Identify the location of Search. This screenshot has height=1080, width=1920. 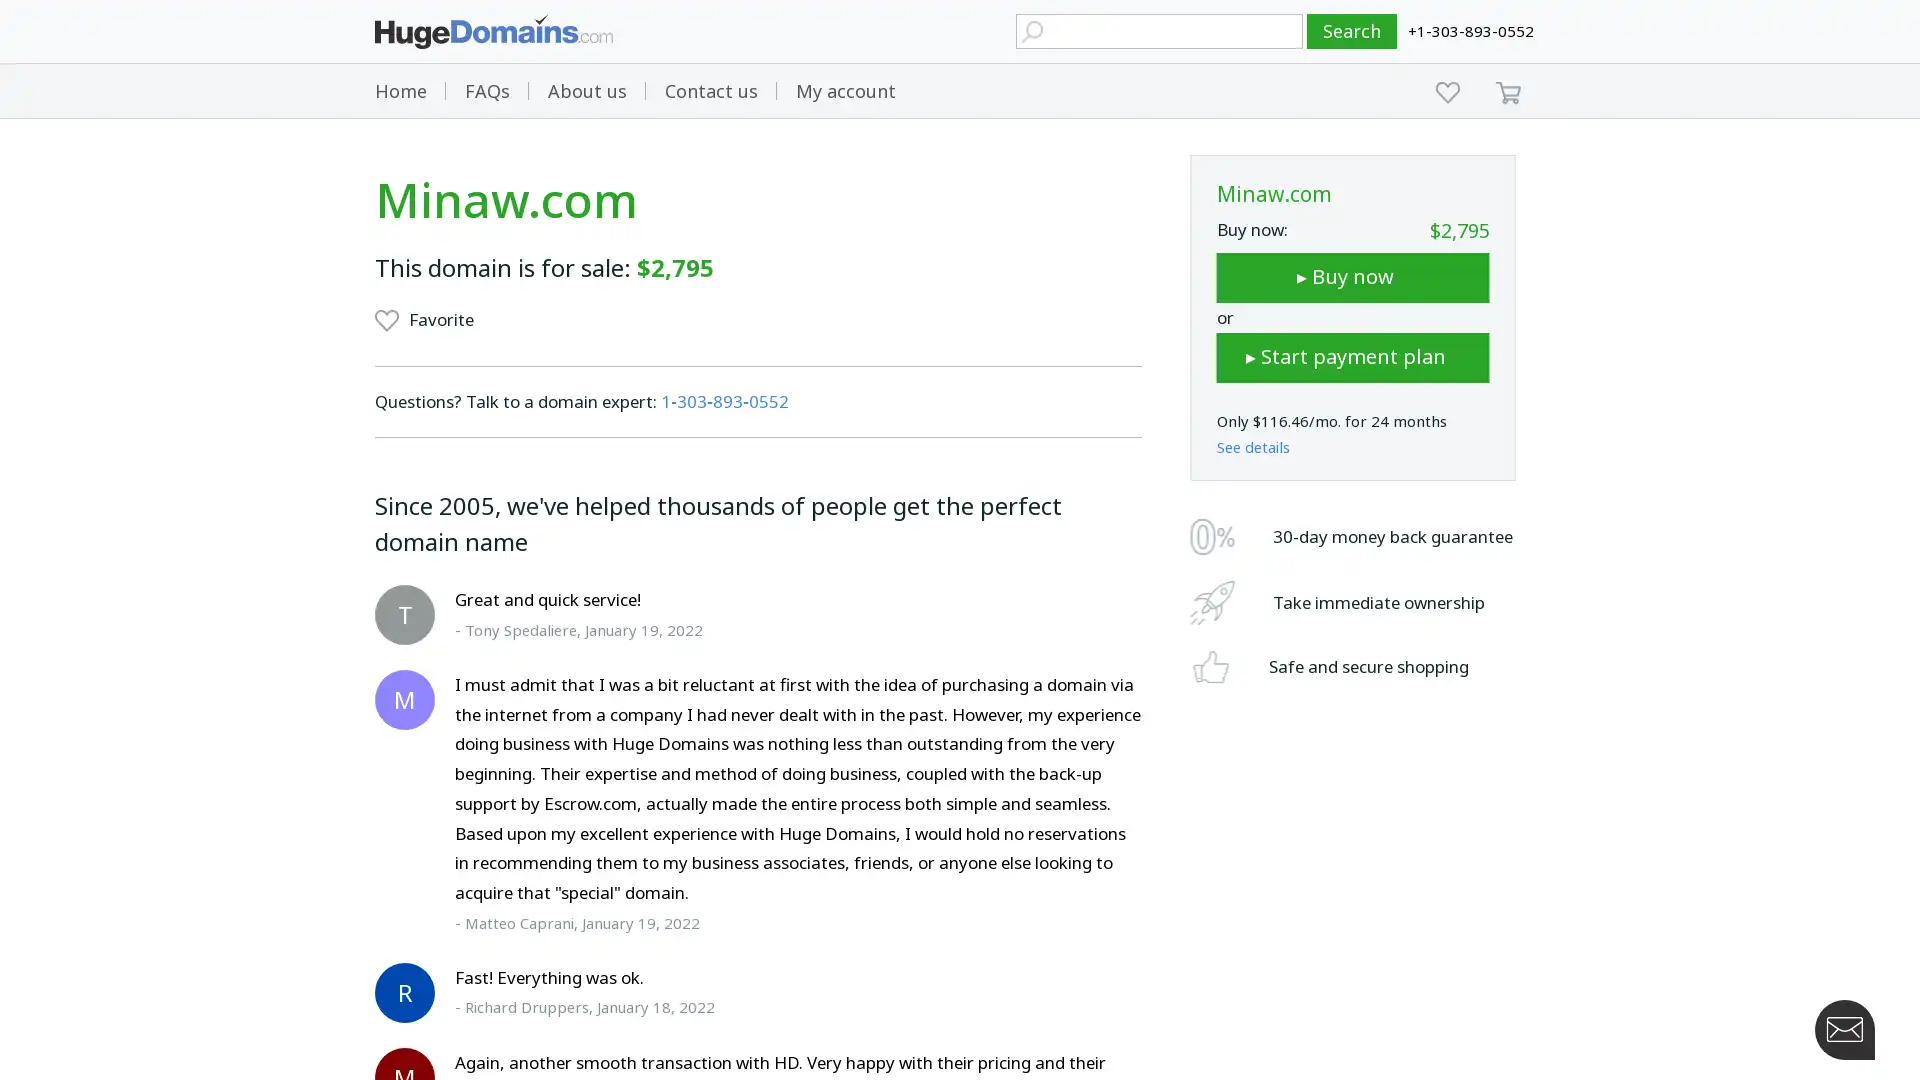
(1352, 31).